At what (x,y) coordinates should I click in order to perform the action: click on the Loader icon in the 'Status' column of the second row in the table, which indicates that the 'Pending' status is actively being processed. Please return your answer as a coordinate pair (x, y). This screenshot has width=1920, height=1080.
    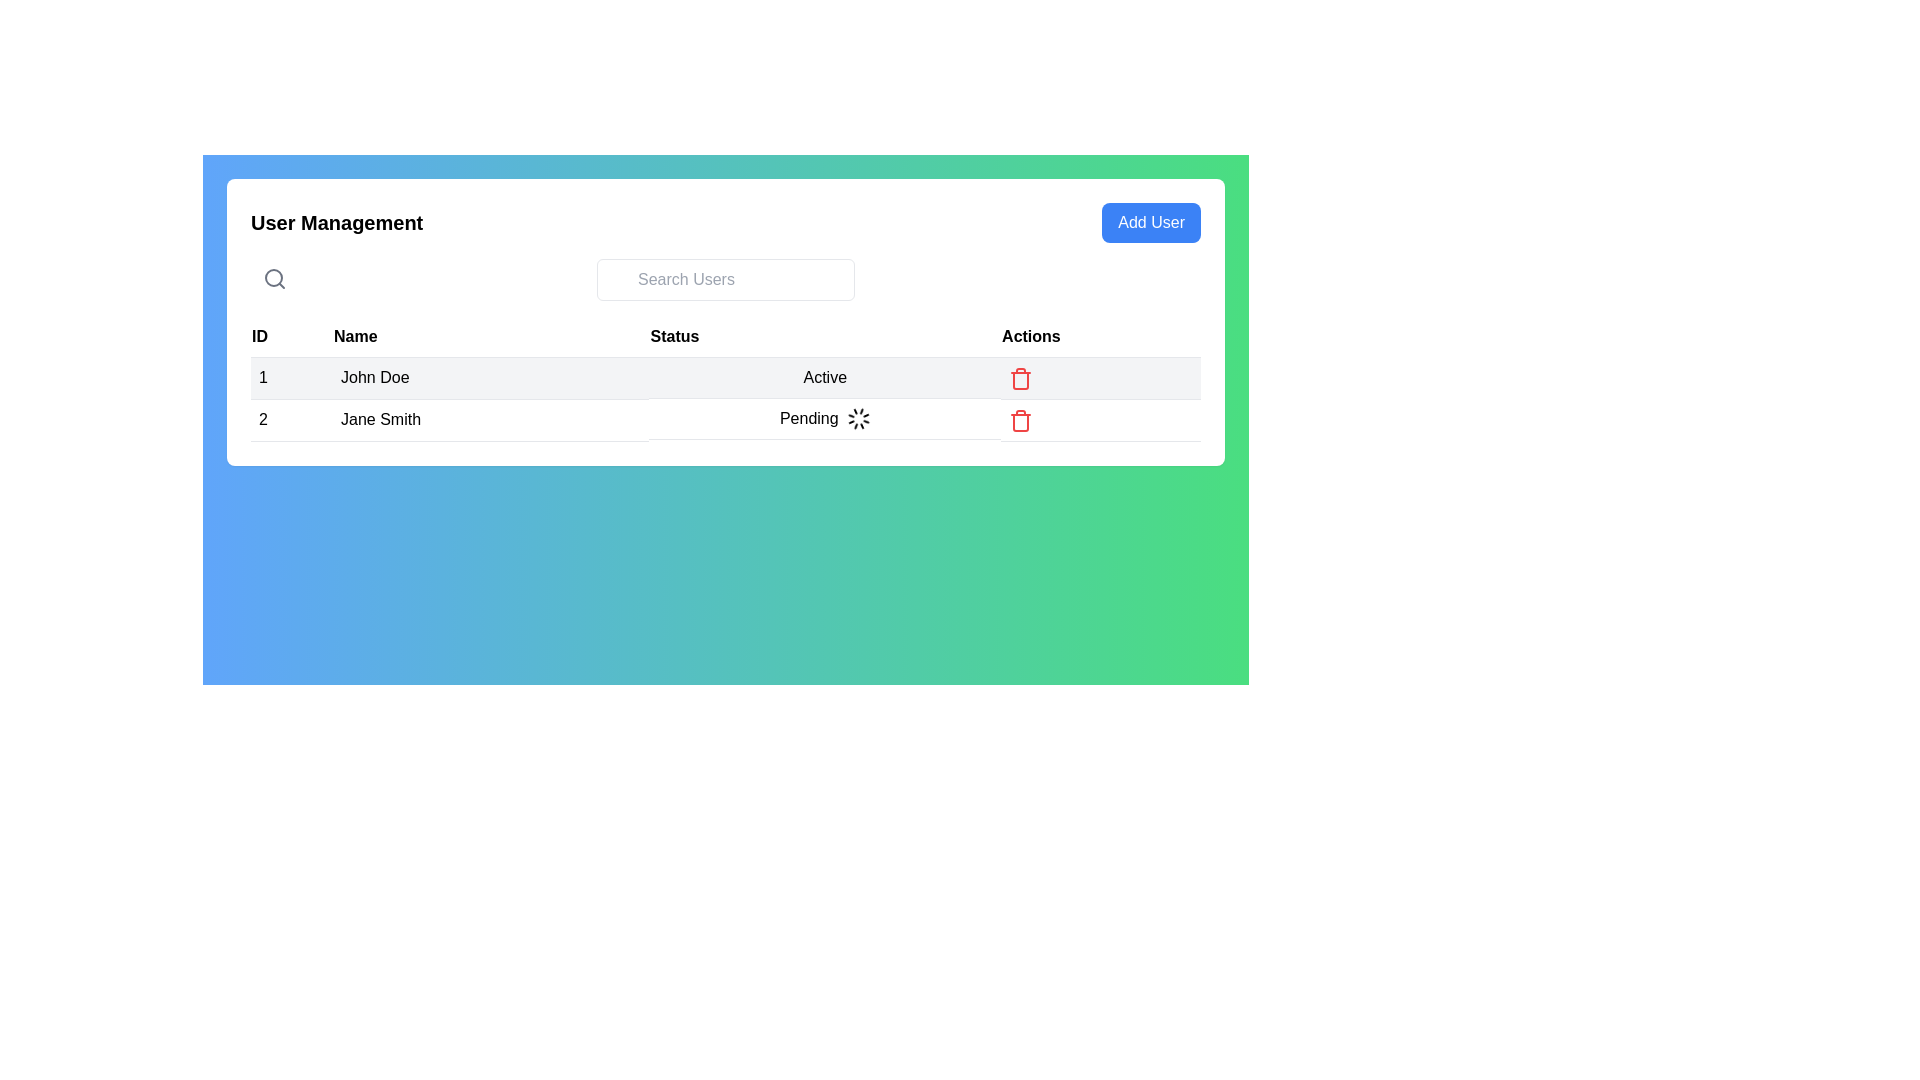
    Looking at the image, I should click on (858, 418).